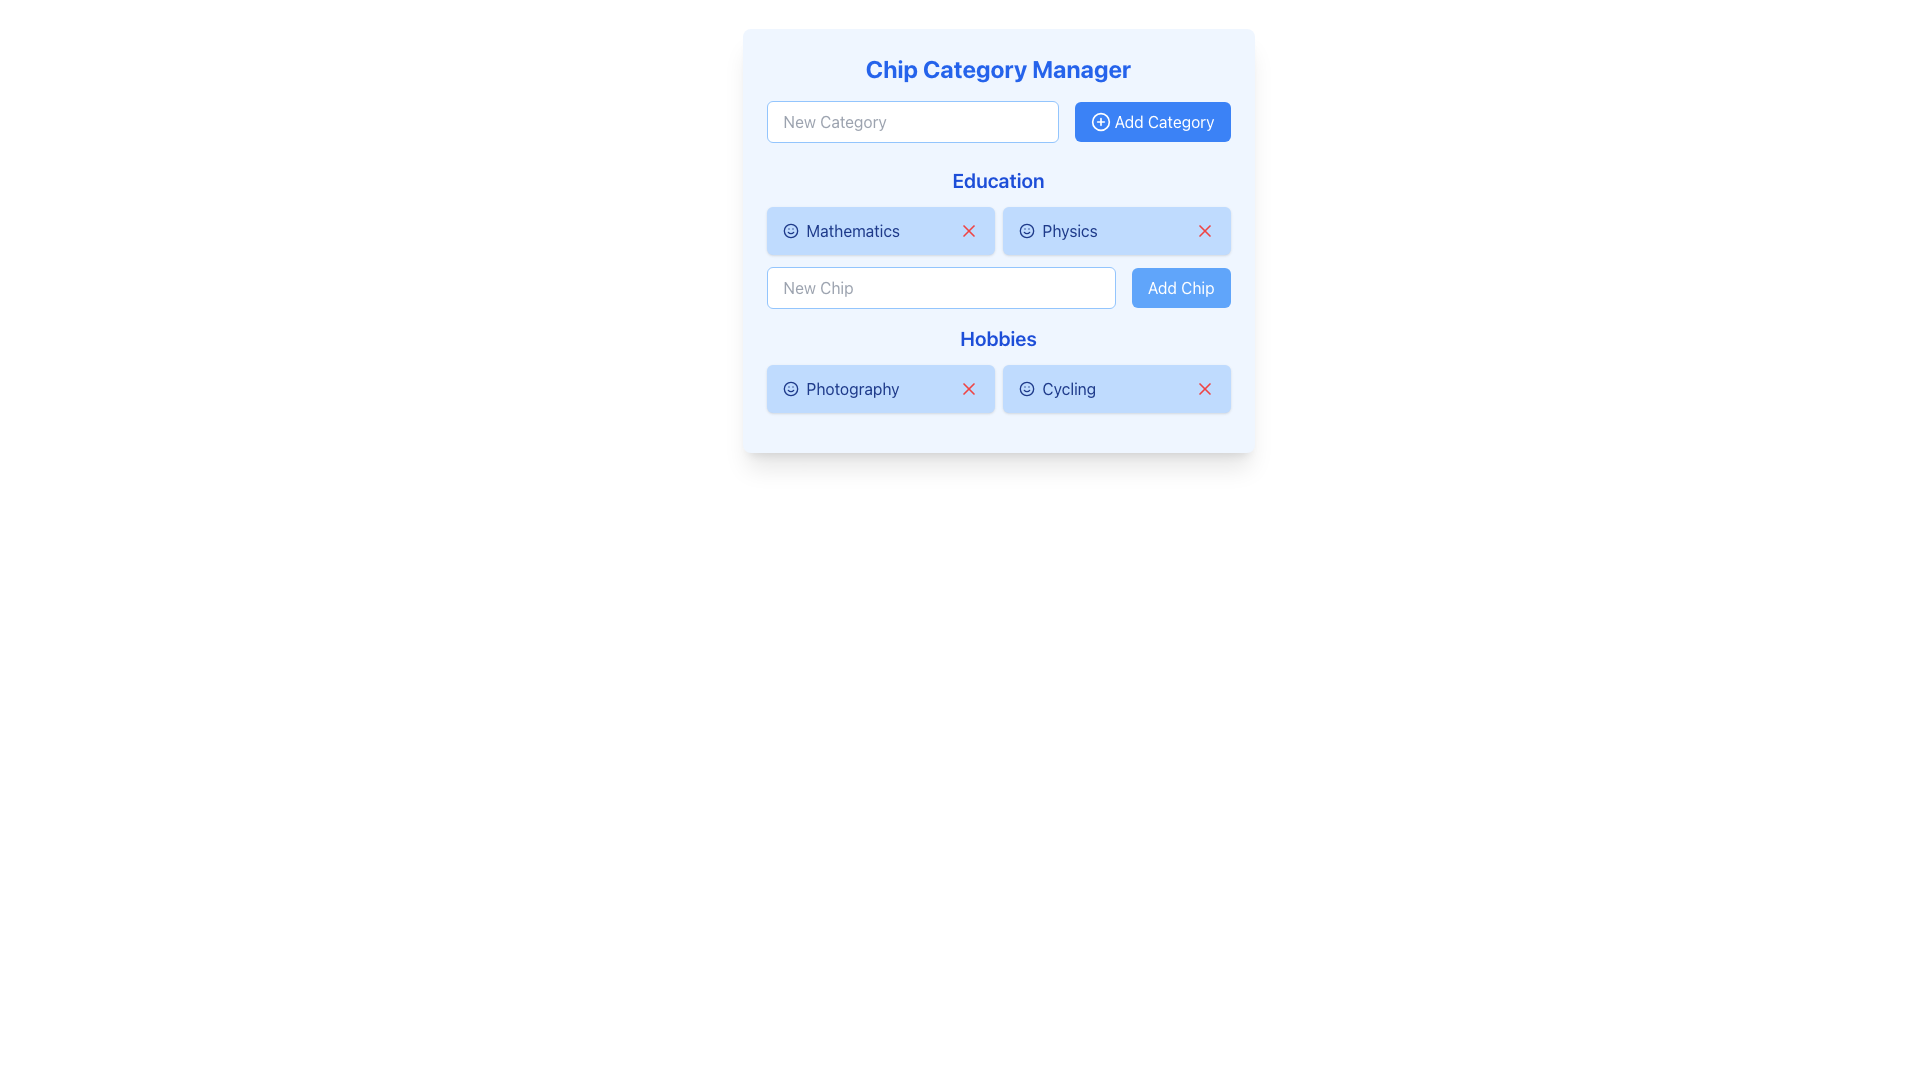  I want to click on the cross icon located to the right of the 'Photography' label chip in the 'Hobbies' section, so click(968, 389).